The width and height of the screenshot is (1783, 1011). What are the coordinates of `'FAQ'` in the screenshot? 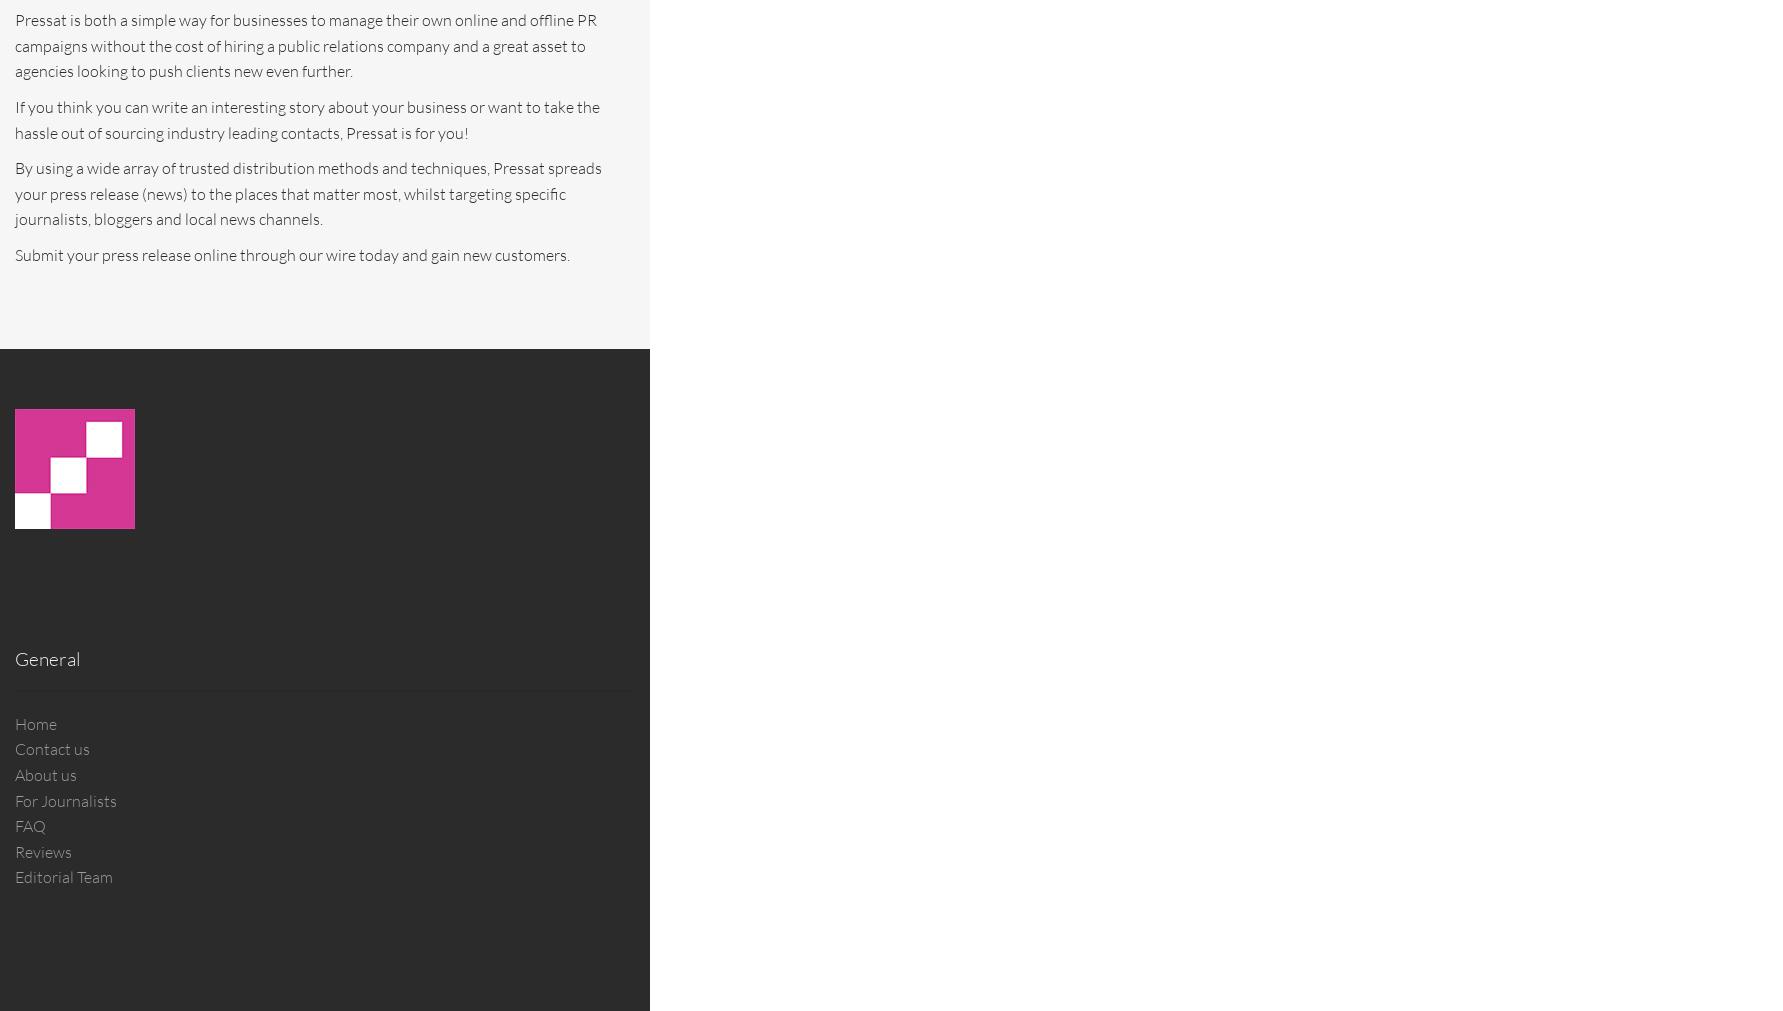 It's located at (30, 824).